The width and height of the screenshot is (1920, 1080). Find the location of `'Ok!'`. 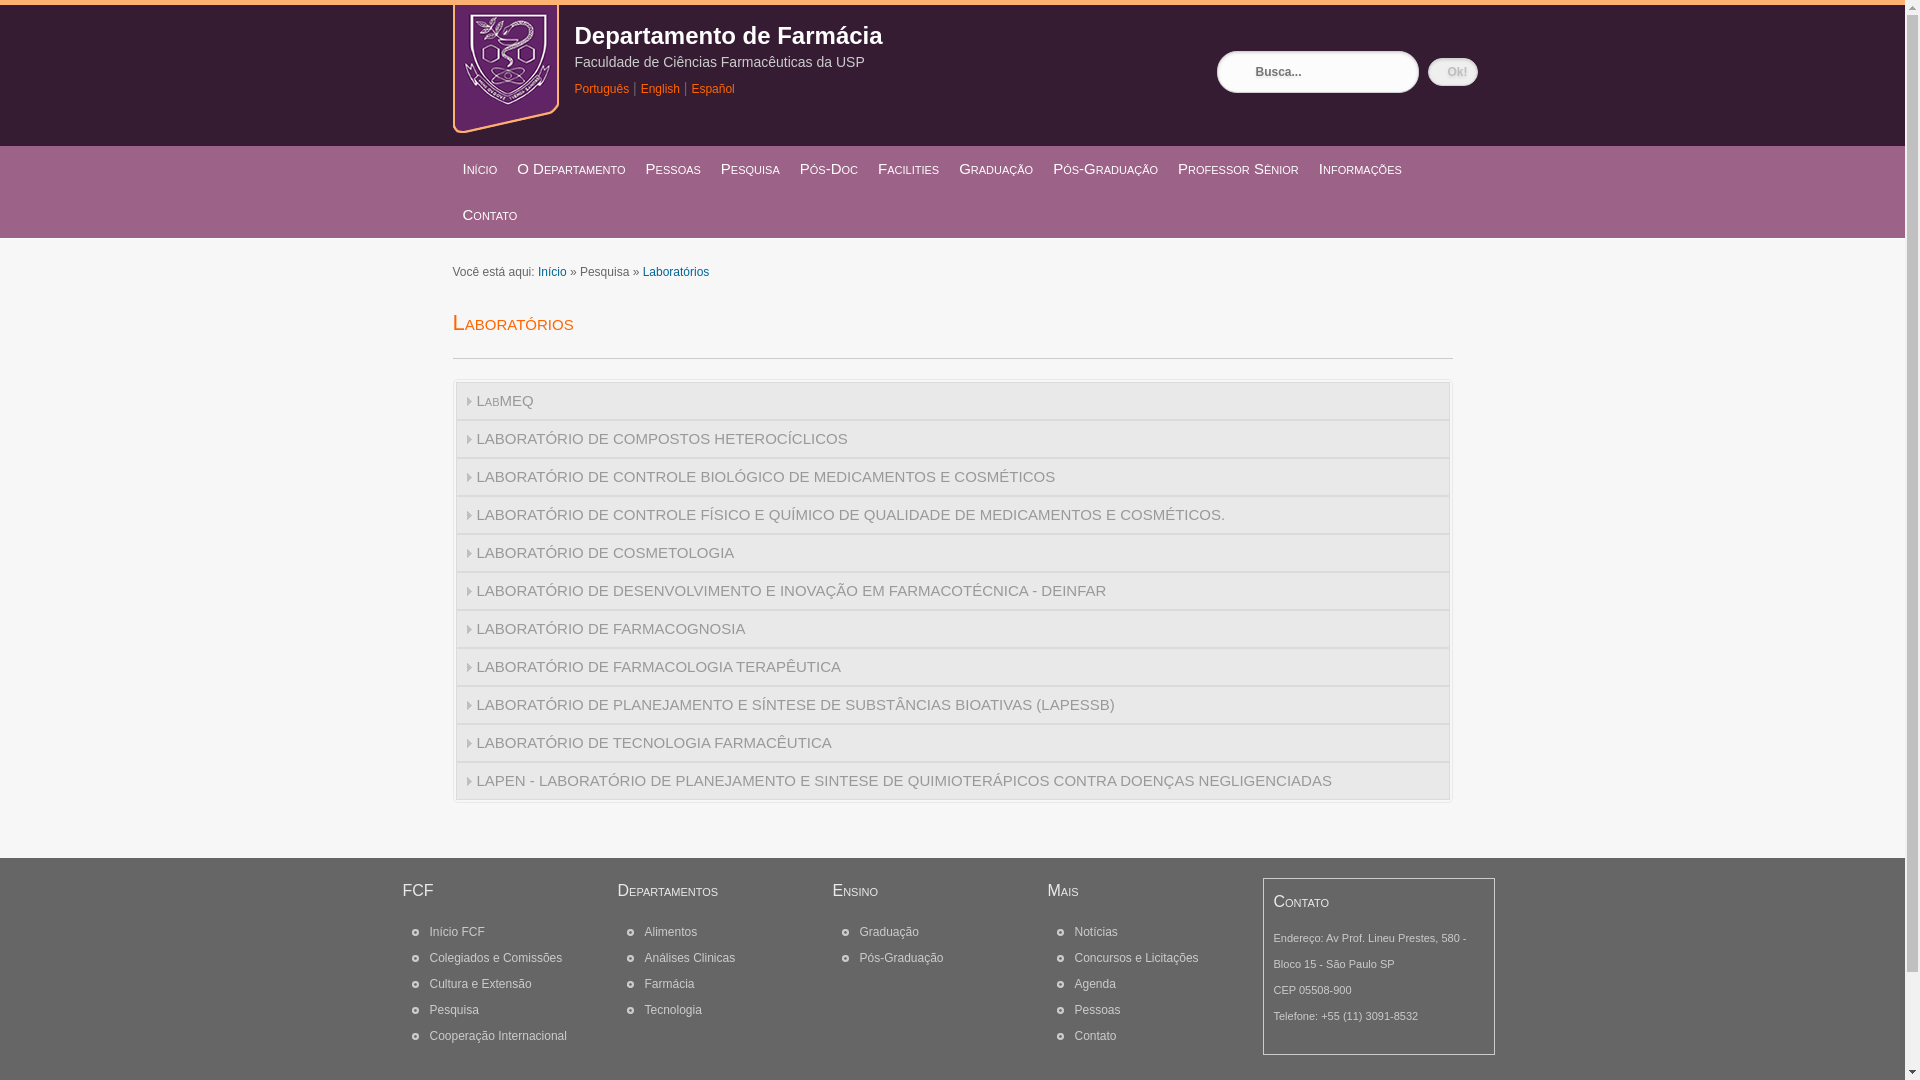

'Ok!' is located at coordinates (1453, 71).